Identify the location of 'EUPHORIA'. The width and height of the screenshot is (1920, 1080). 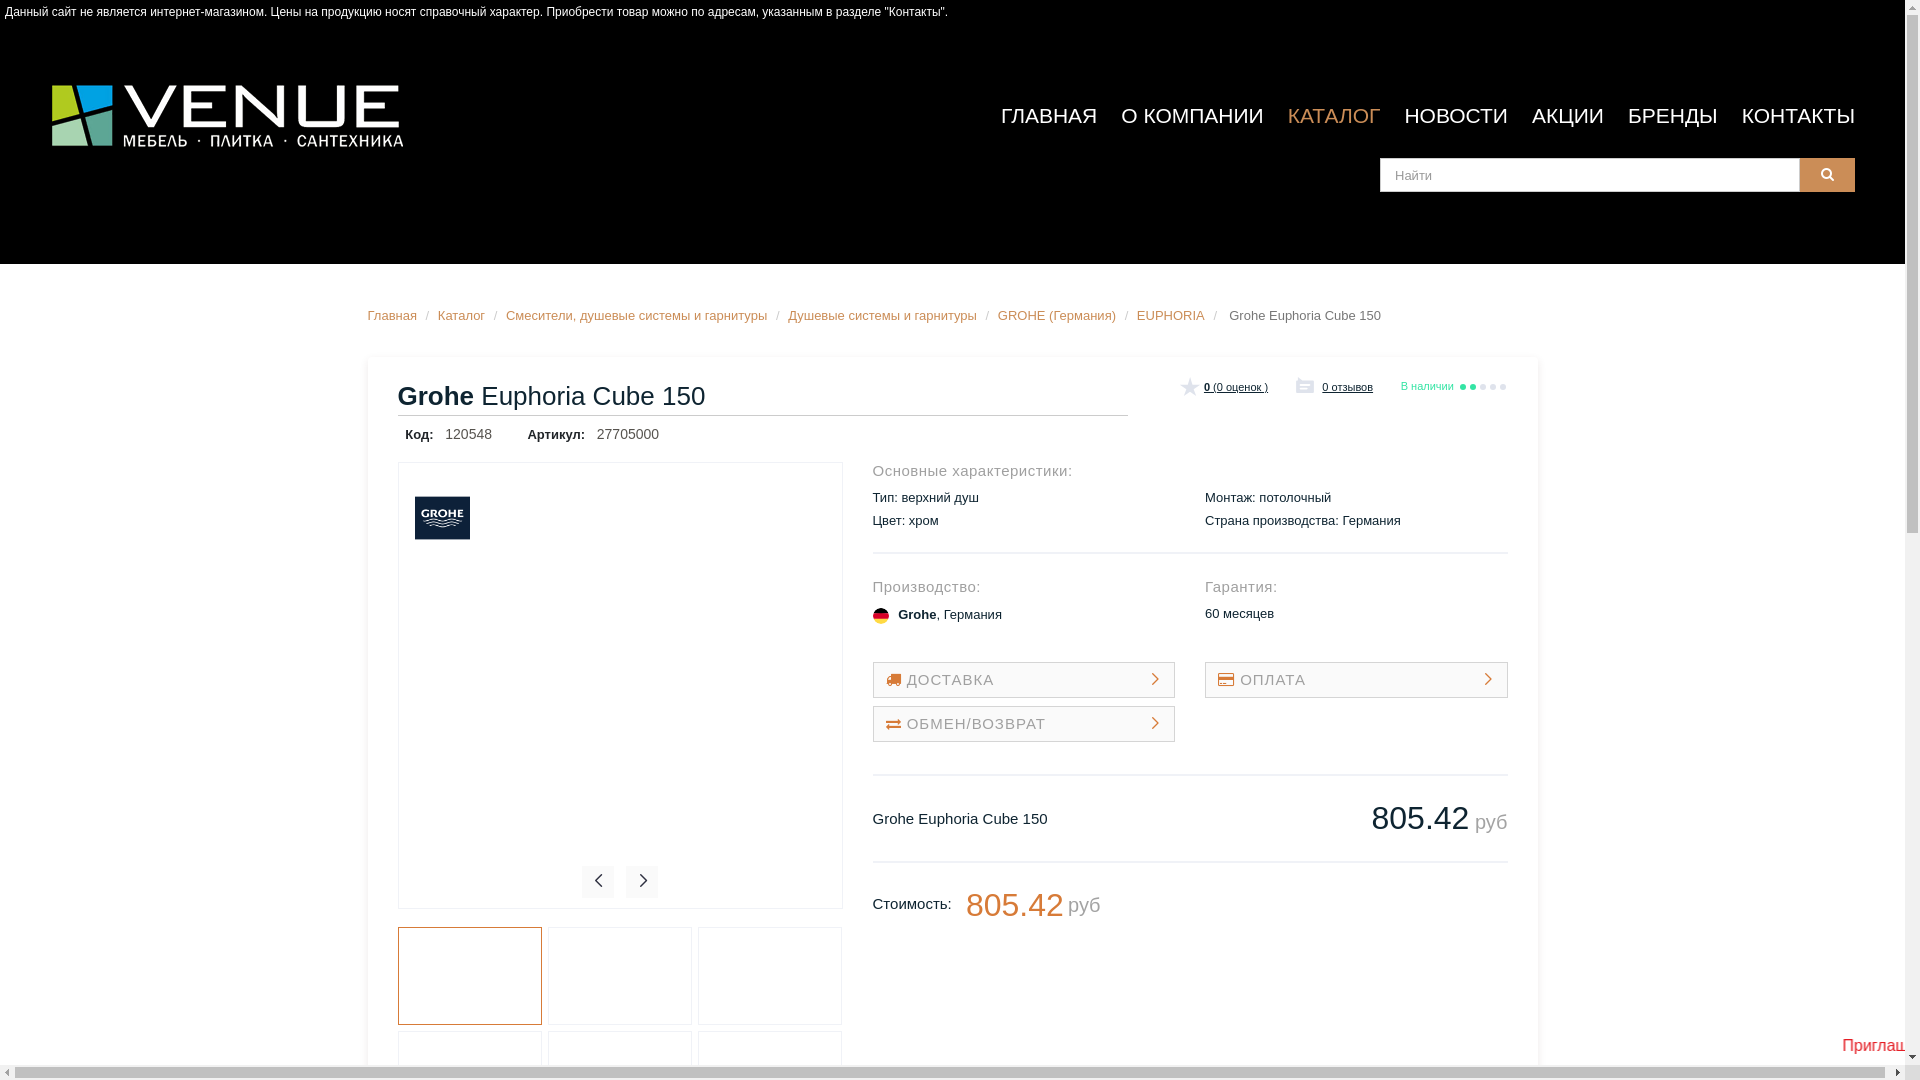
(1137, 315).